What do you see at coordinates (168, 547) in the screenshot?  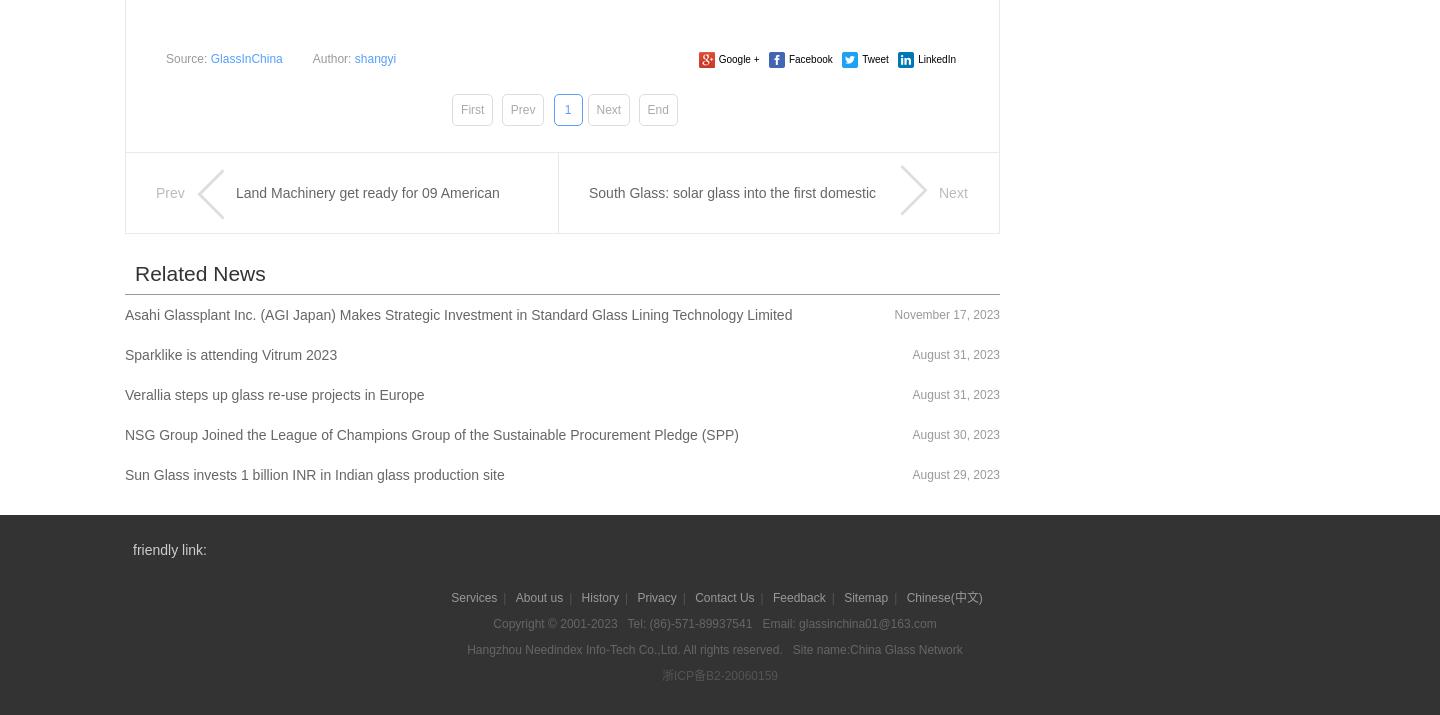 I see `'friendly link:'` at bounding box center [168, 547].